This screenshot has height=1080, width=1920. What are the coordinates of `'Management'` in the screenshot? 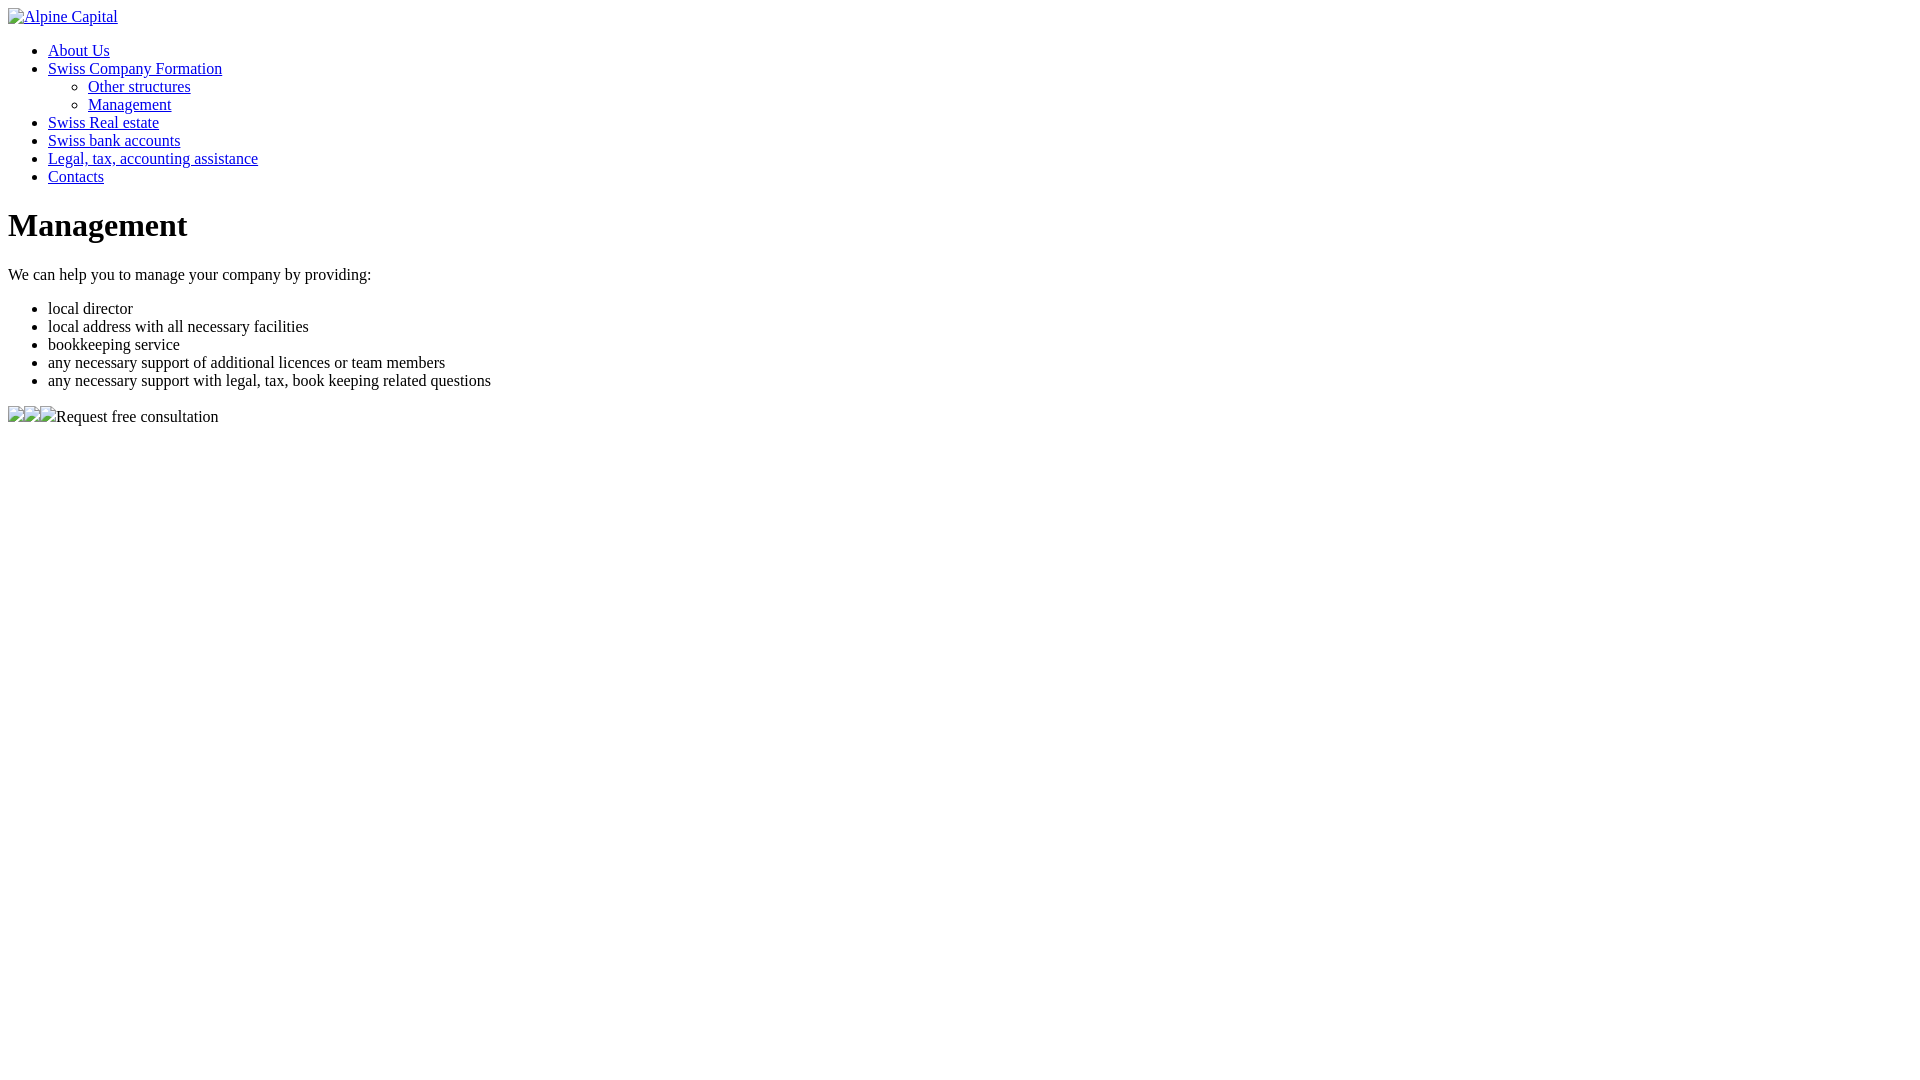 It's located at (128, 104).